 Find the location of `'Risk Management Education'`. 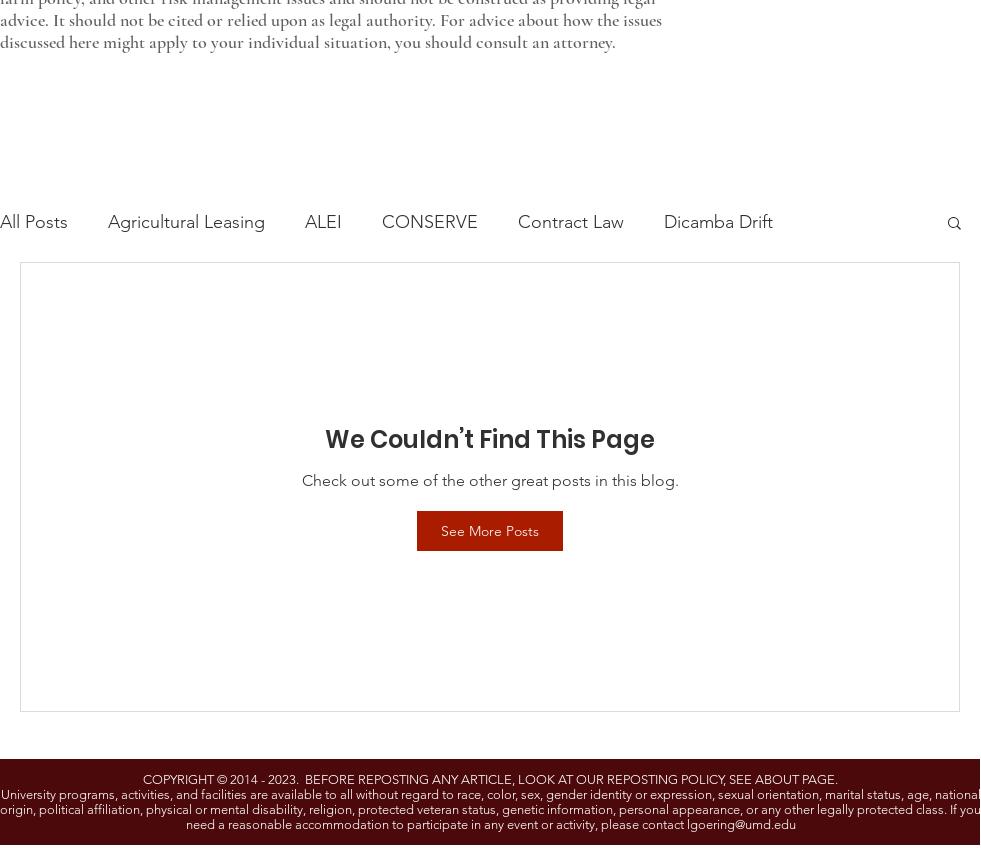

'Risk Management Education' is located at coordinates (324, 541).